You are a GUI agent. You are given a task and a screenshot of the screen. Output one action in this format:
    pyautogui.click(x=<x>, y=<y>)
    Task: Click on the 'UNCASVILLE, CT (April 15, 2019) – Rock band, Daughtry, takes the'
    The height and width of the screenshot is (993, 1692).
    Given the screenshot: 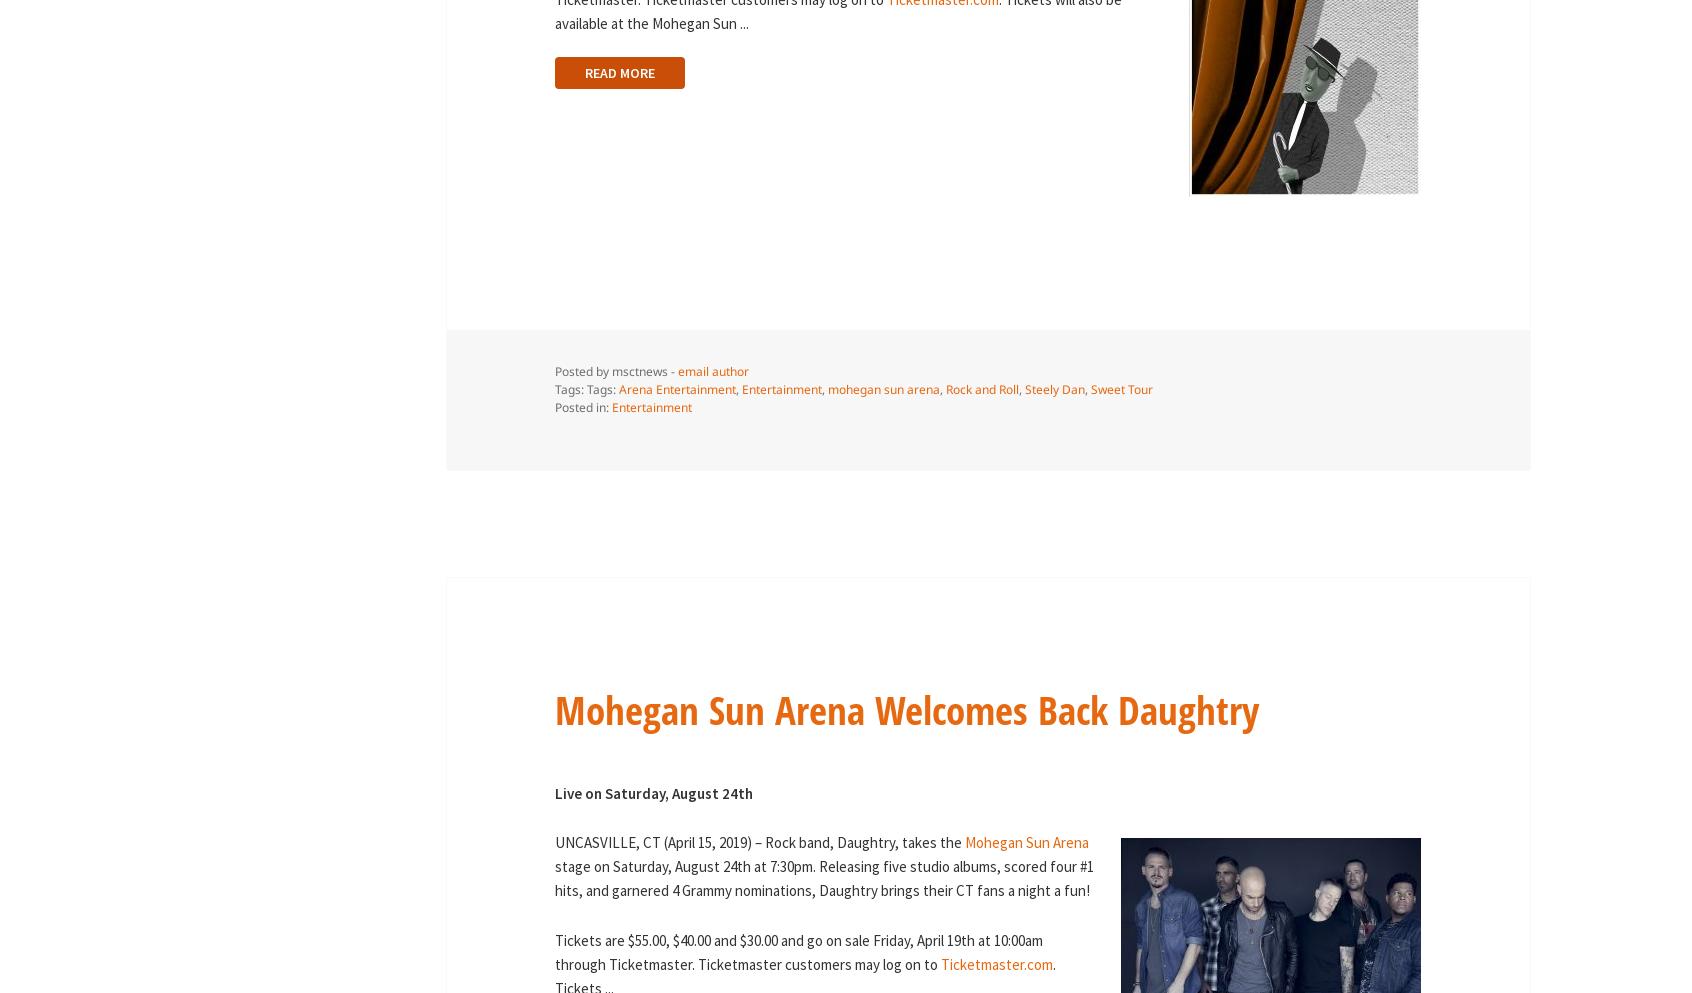 What is the action you would take?
    pyautogui.click(x=758, y=841)
    